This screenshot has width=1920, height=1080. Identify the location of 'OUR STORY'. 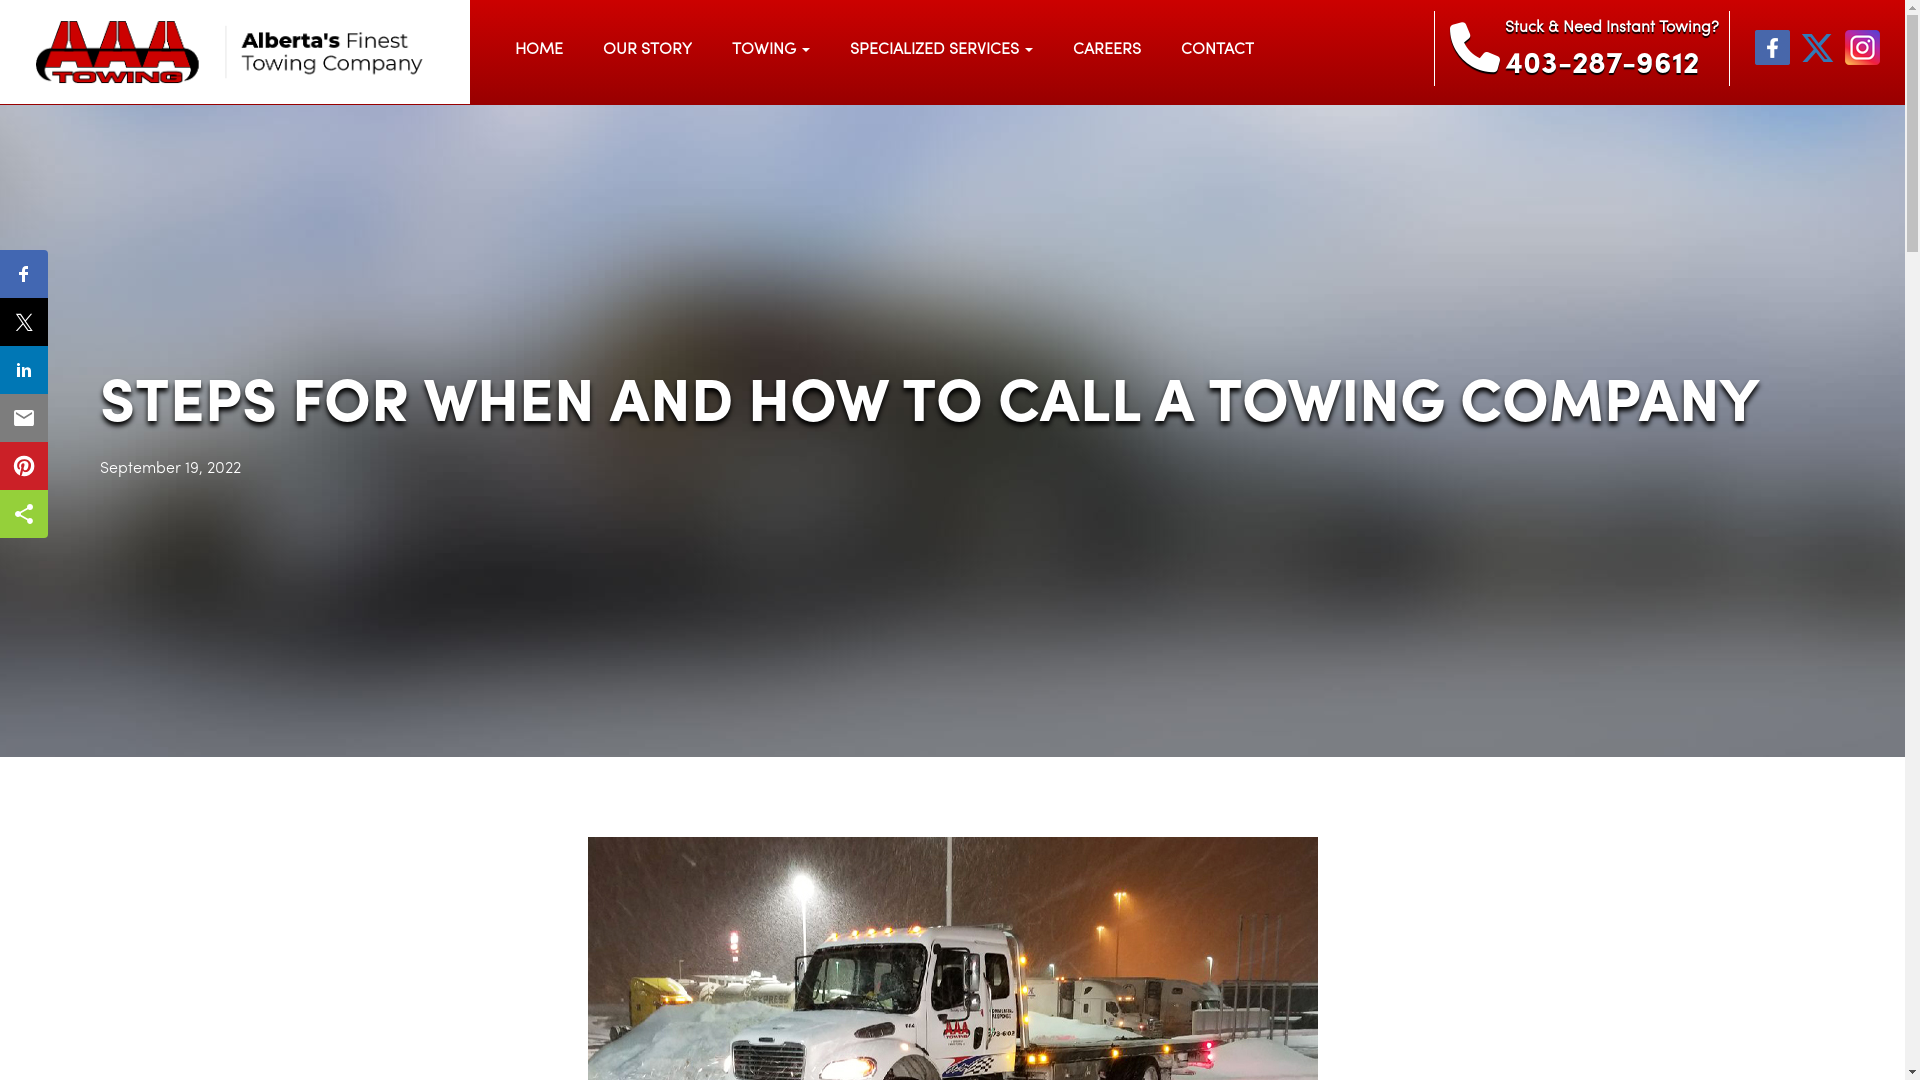
(647, 49).